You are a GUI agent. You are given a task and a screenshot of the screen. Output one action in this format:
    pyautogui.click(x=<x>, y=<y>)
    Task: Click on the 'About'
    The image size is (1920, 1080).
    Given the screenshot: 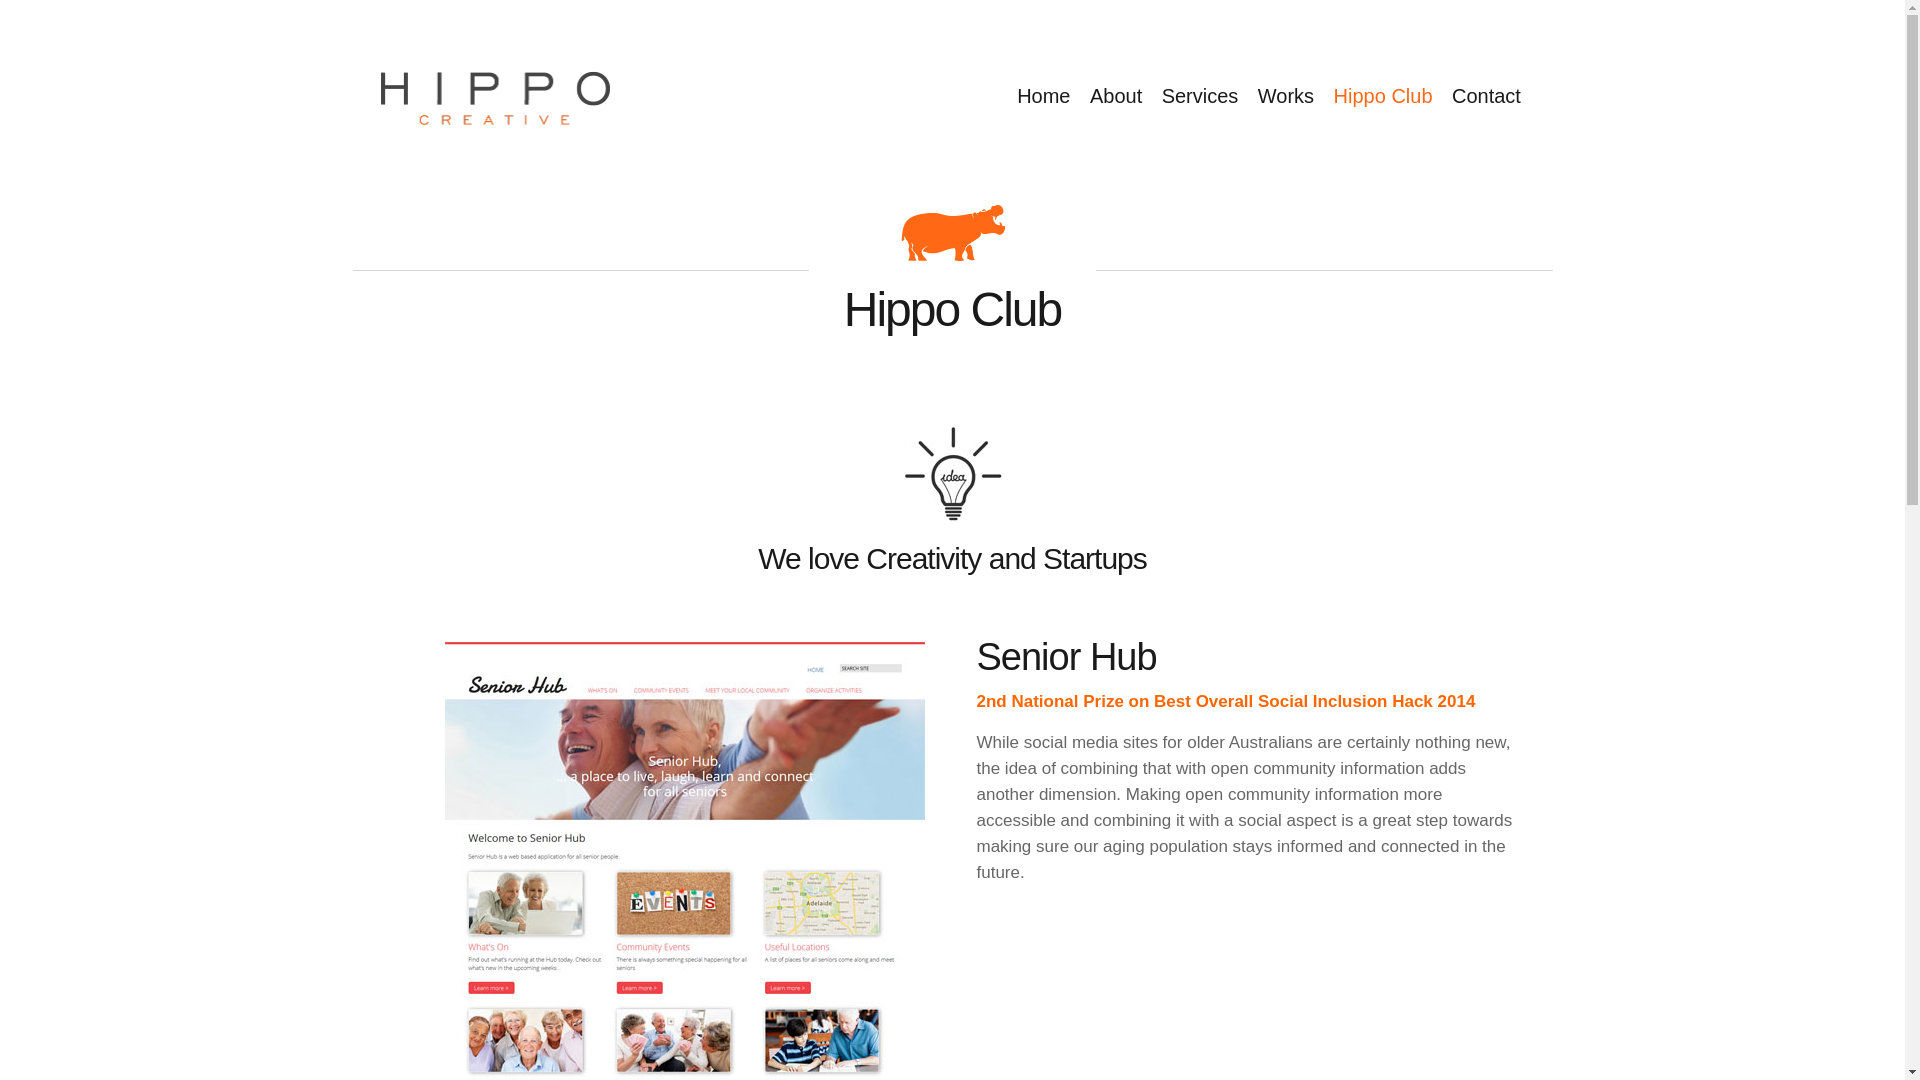 What is the action you would take?
    pyautogui.click(x=1115, y=96)
    